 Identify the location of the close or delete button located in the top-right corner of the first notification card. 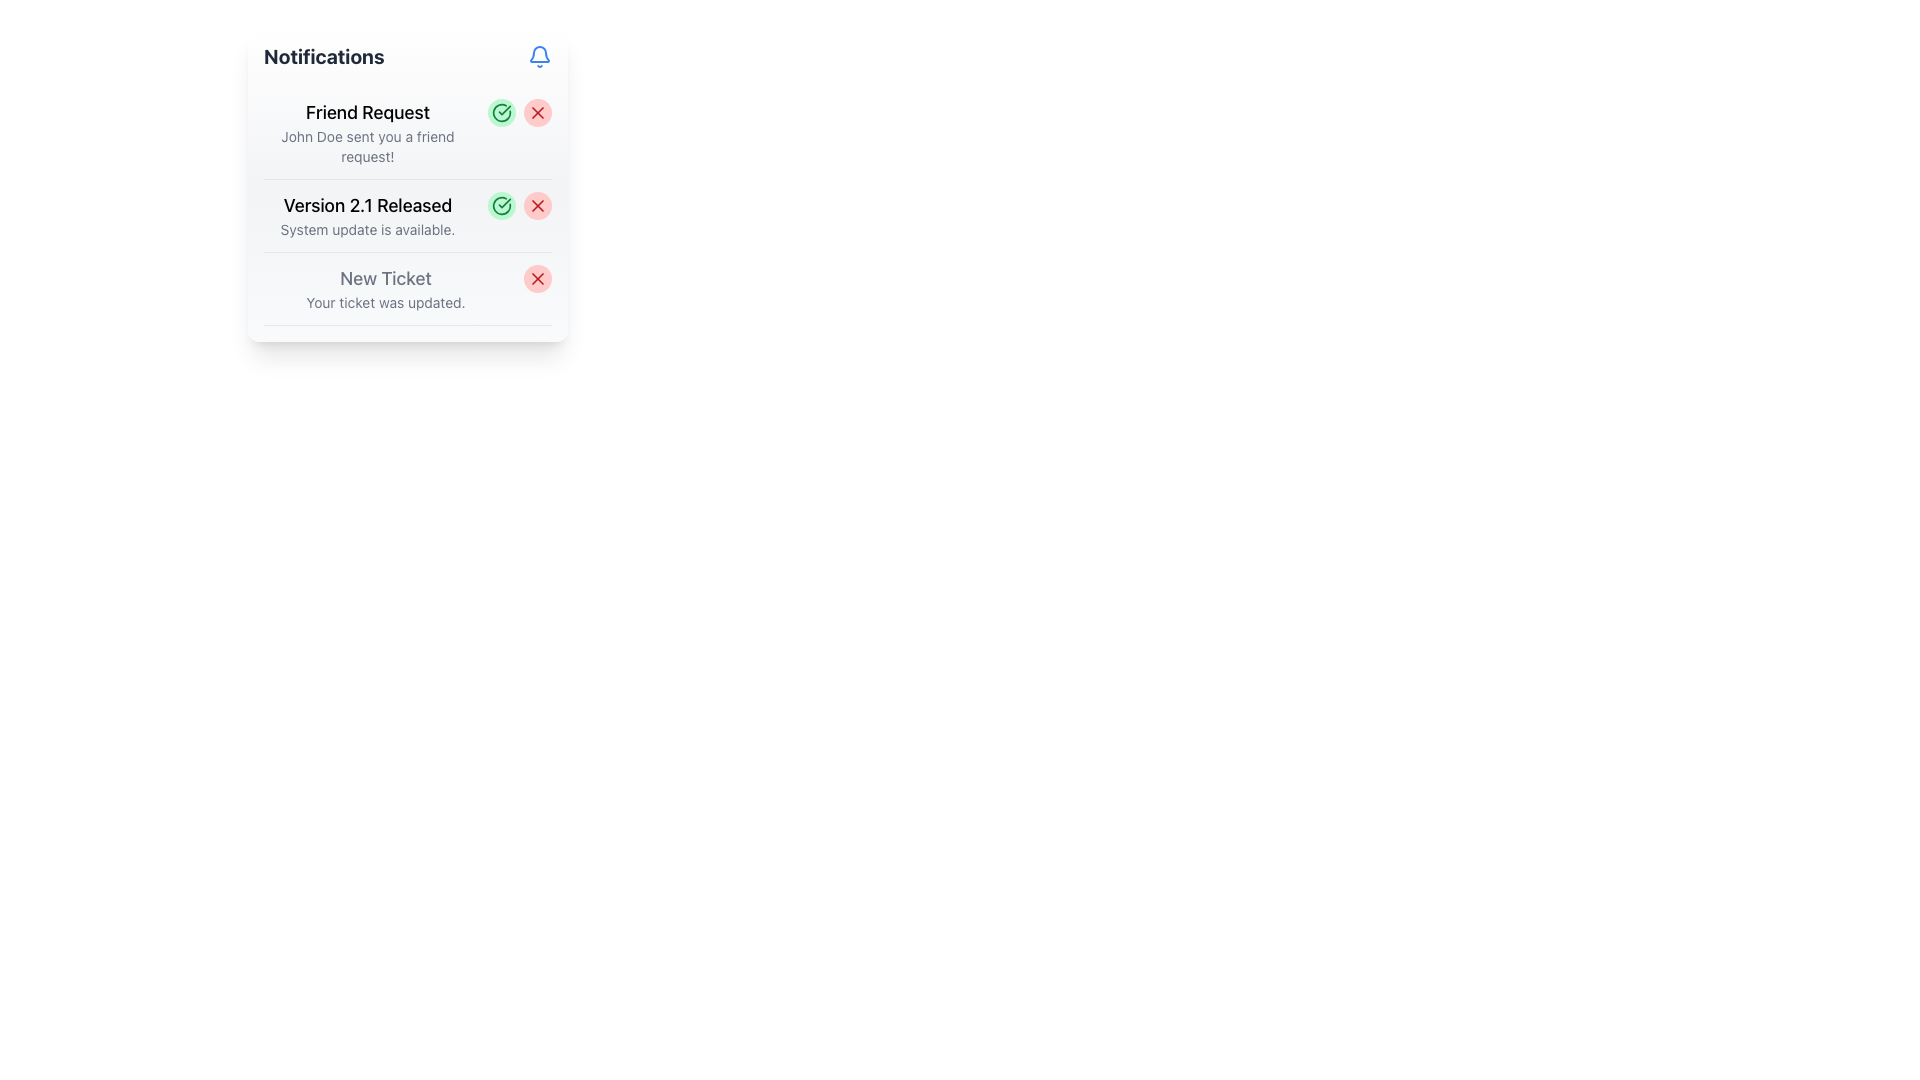
(537, 112).